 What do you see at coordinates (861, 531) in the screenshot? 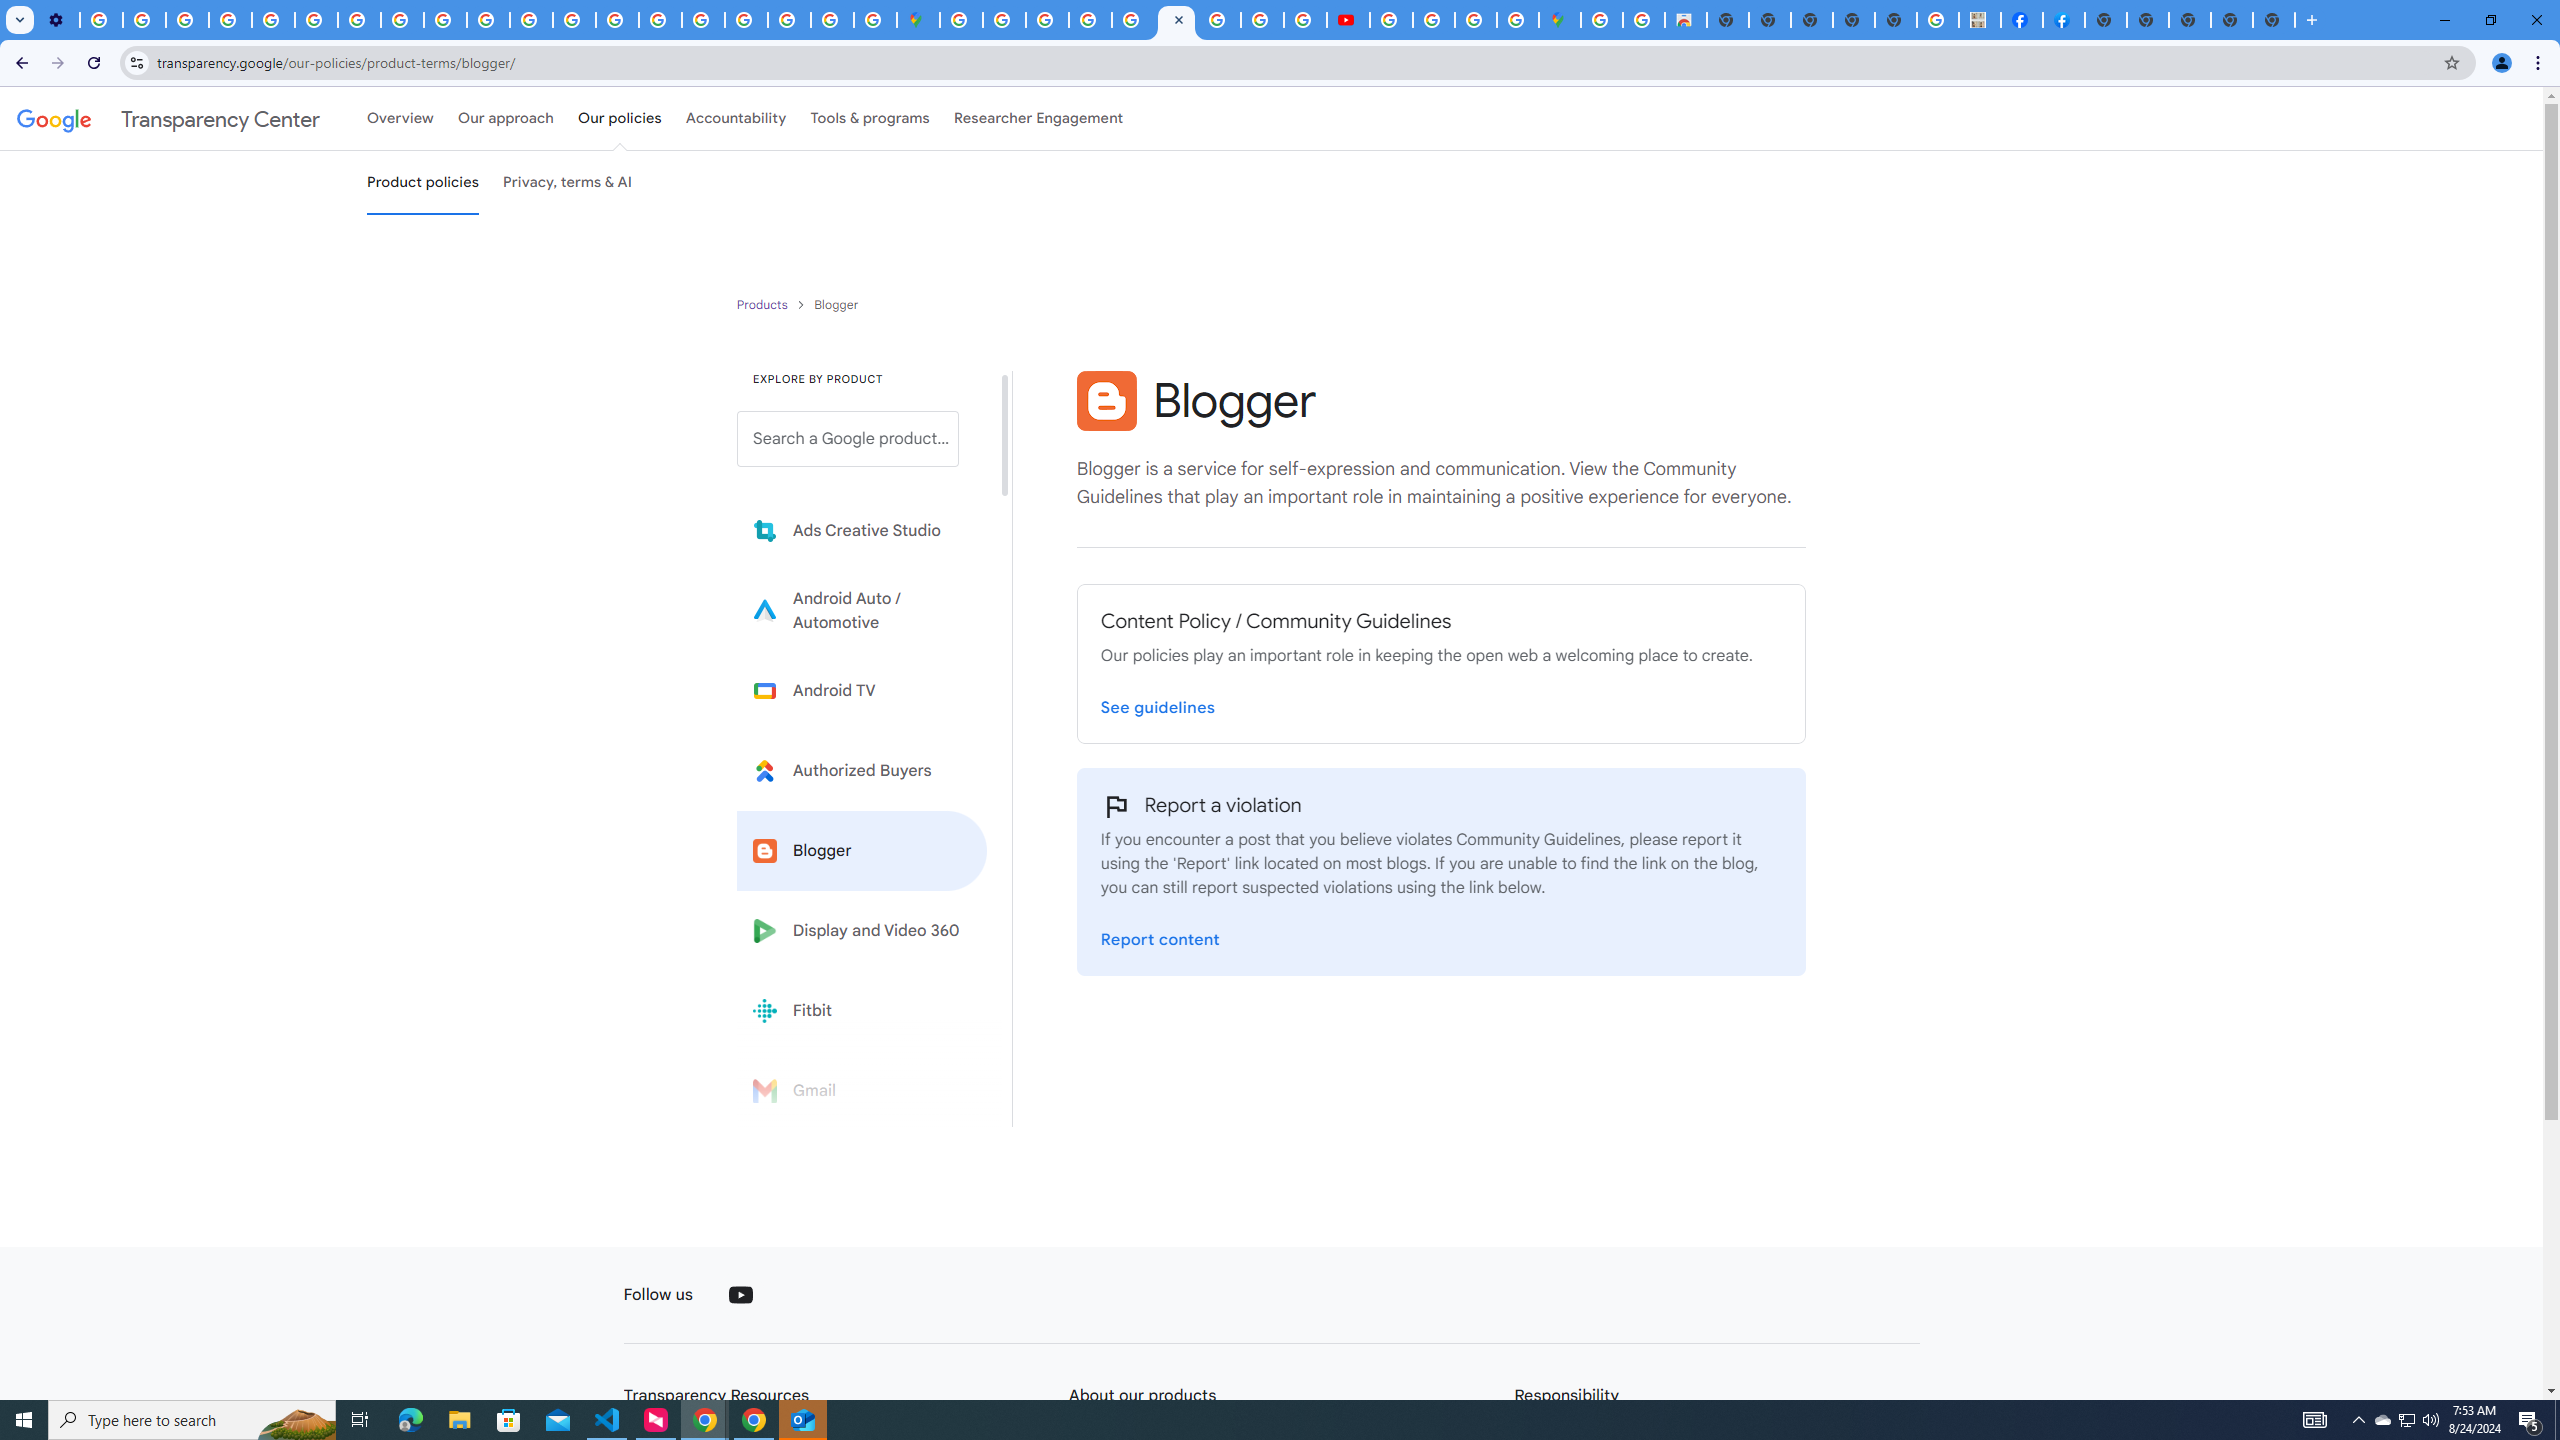
I see `'Learn more about Ads Creative Studio'` at bounding box center [861, 531].